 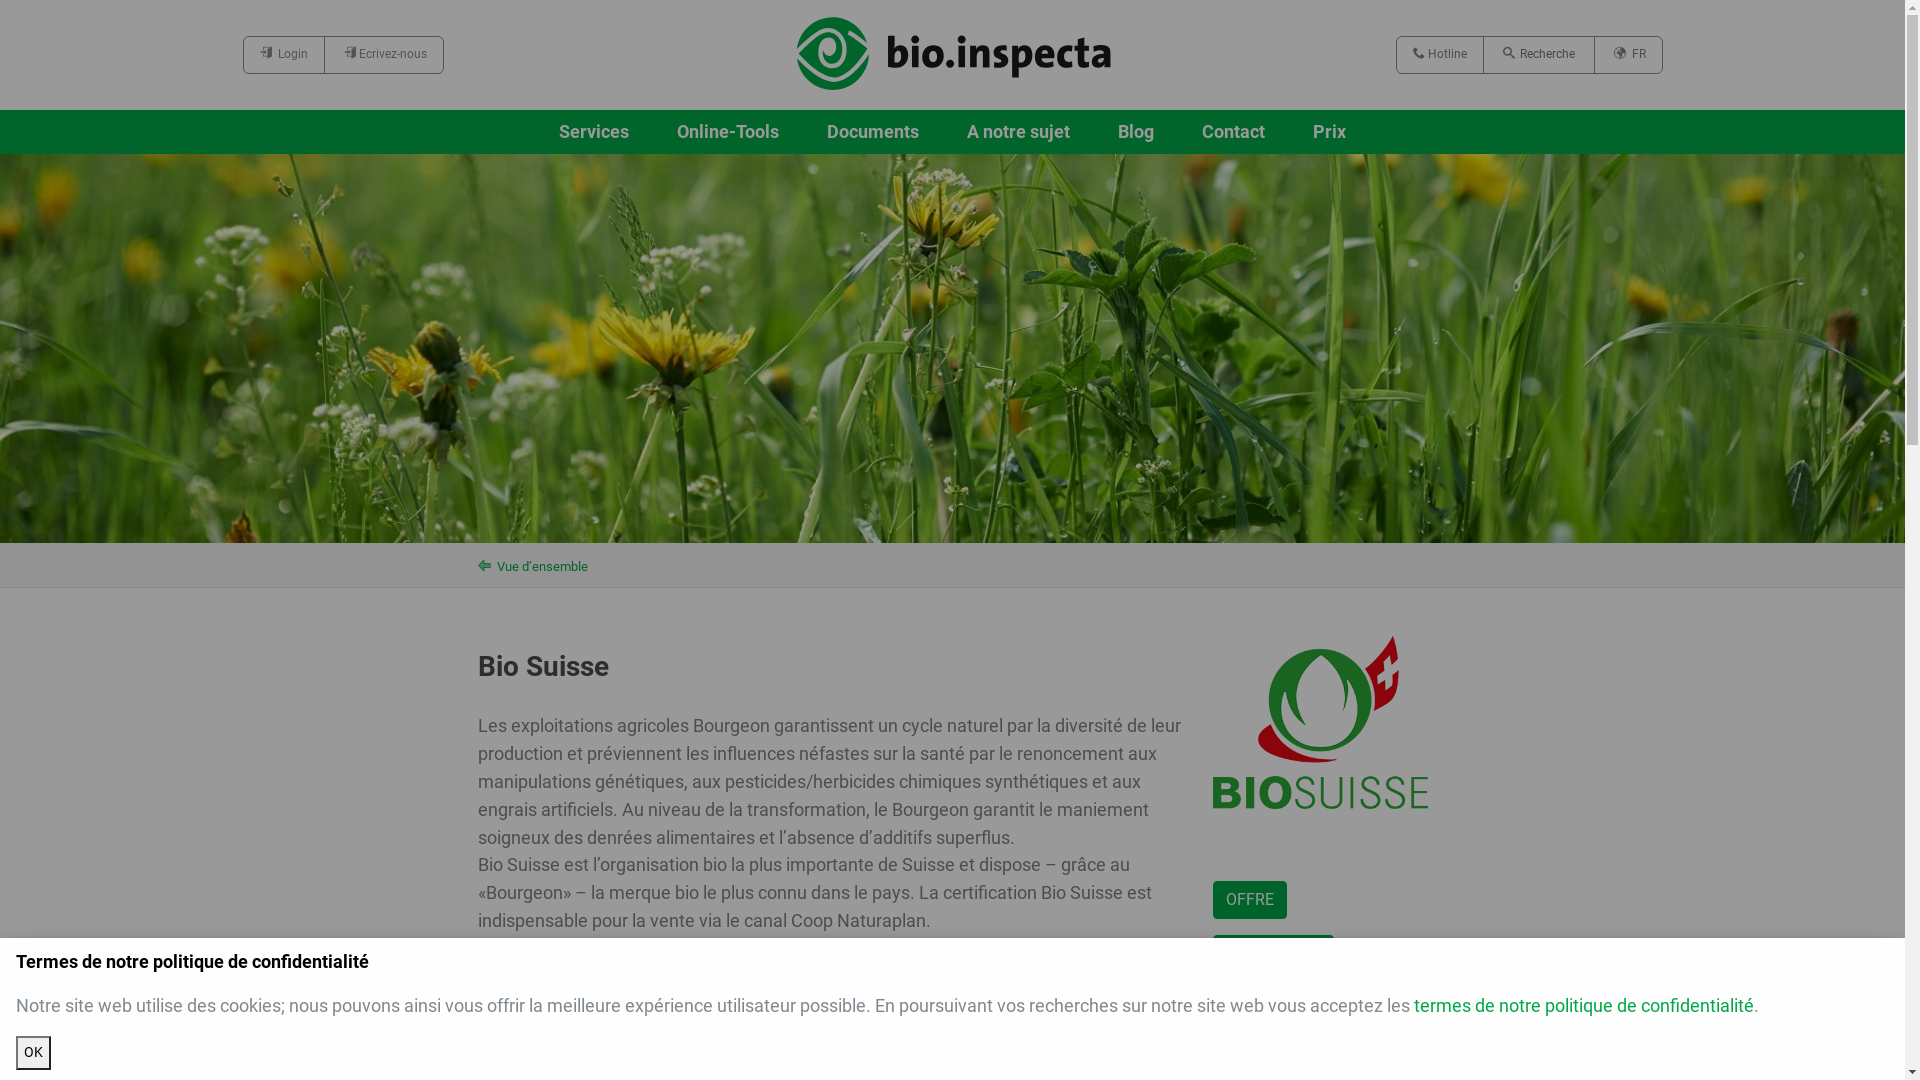 I want to click on 'OK', so click(x=33, y=1052).